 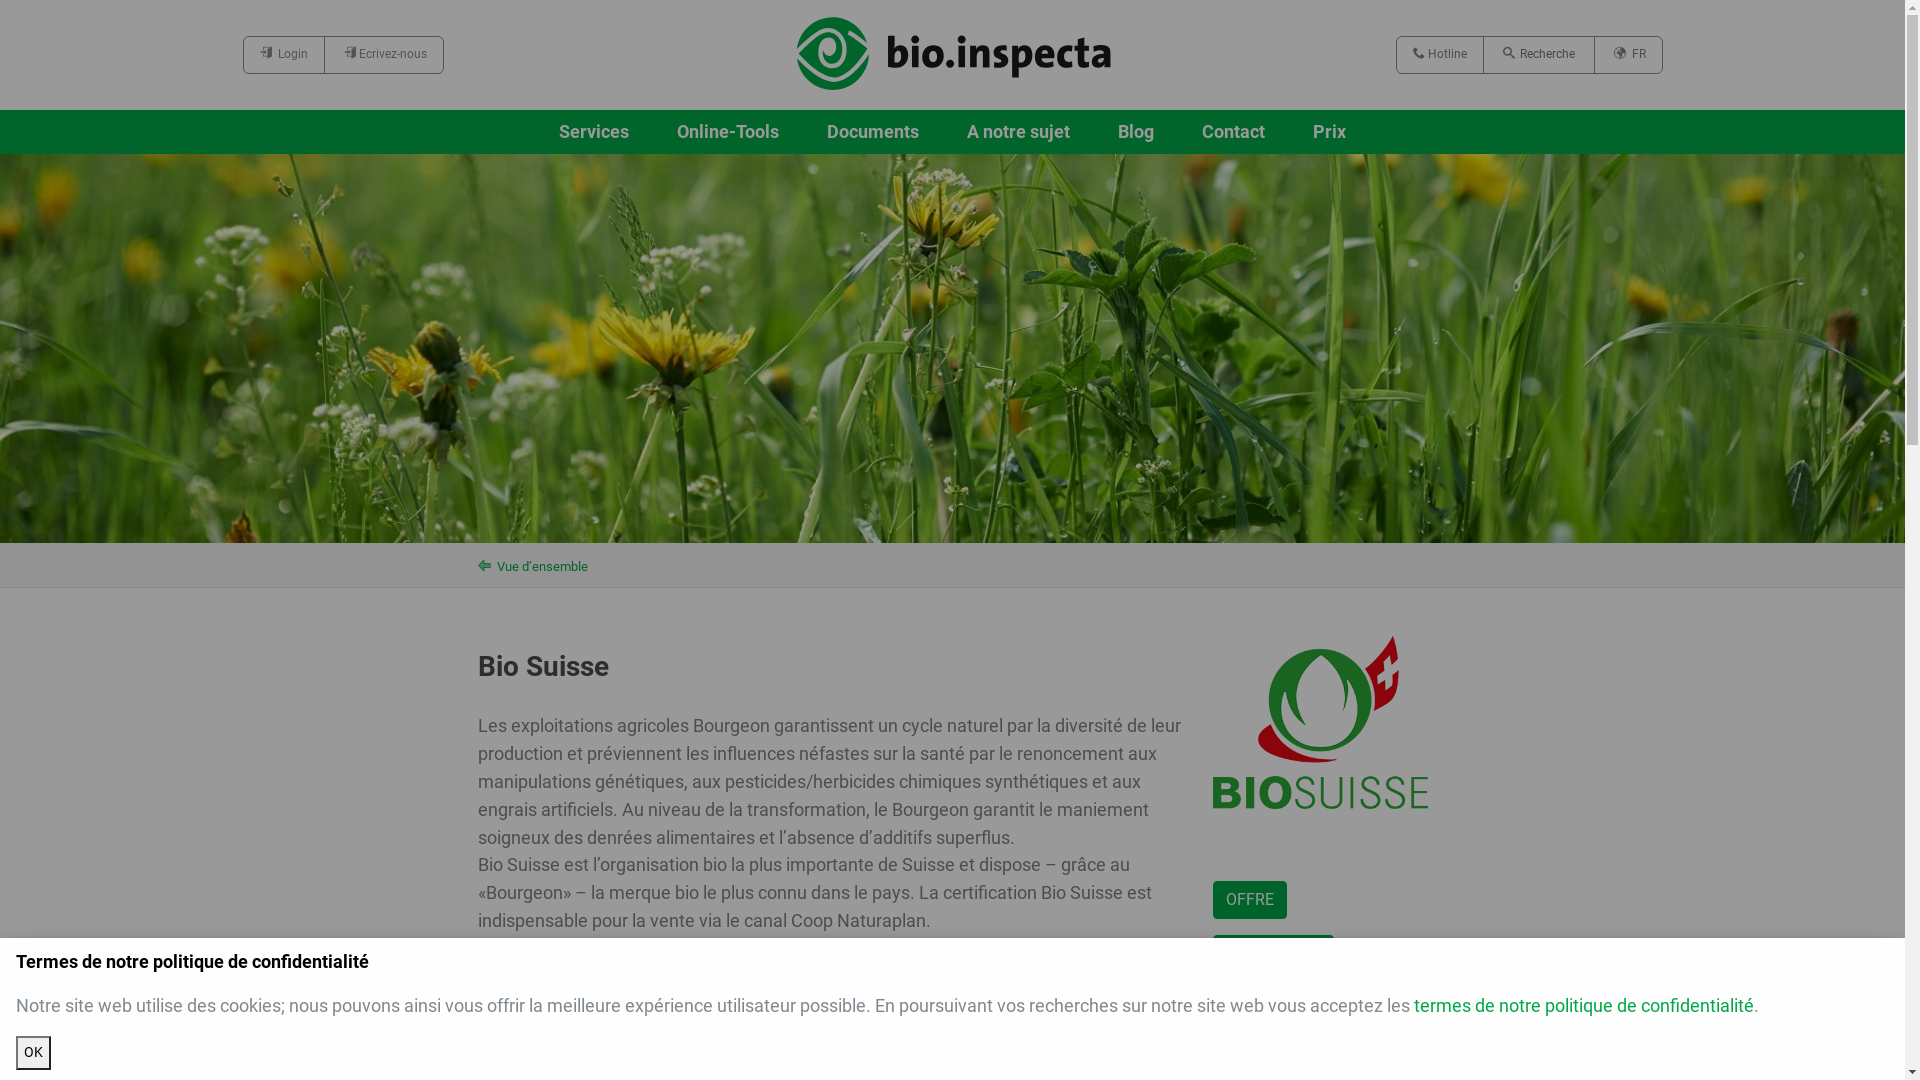 I want to click on 'OK', so click(x=33, y=1052).